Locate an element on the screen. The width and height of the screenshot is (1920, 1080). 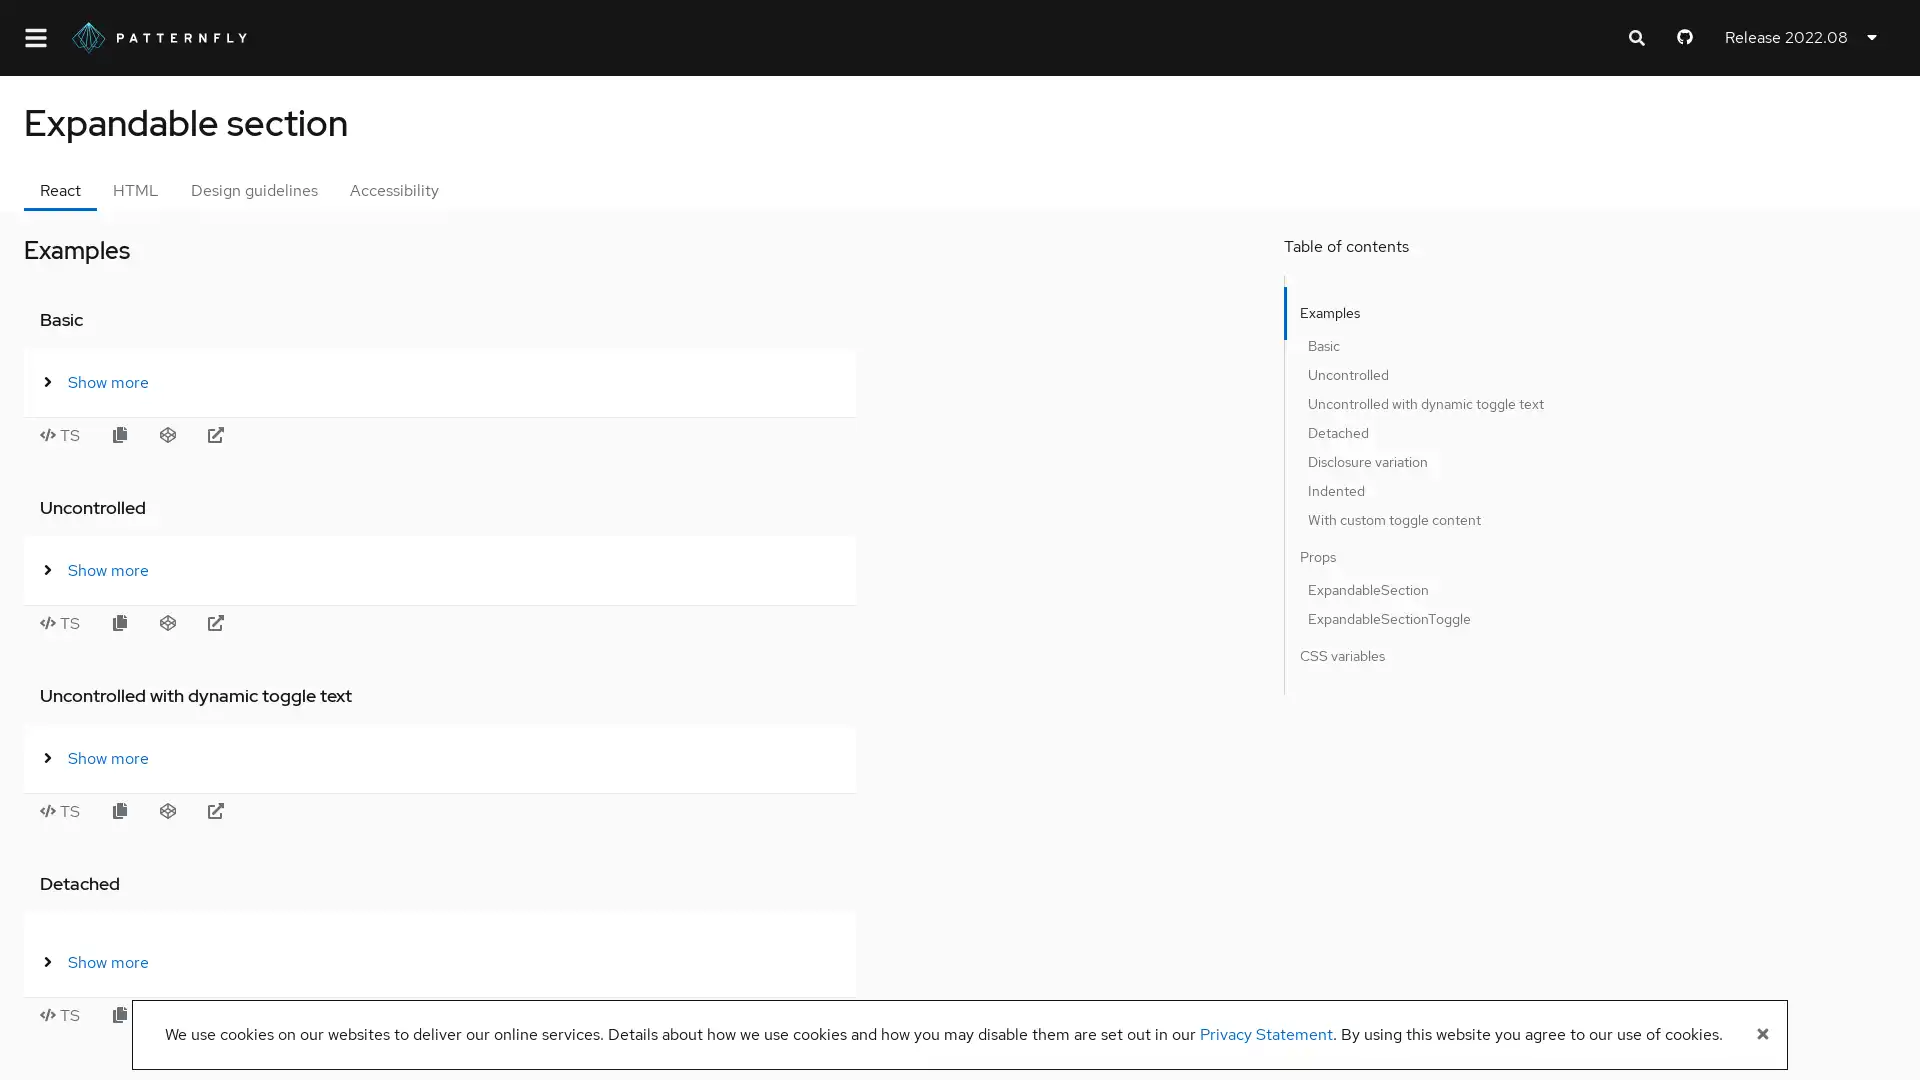
Open Detached example in CodeSandbox is located at coordinates (456, 1014).